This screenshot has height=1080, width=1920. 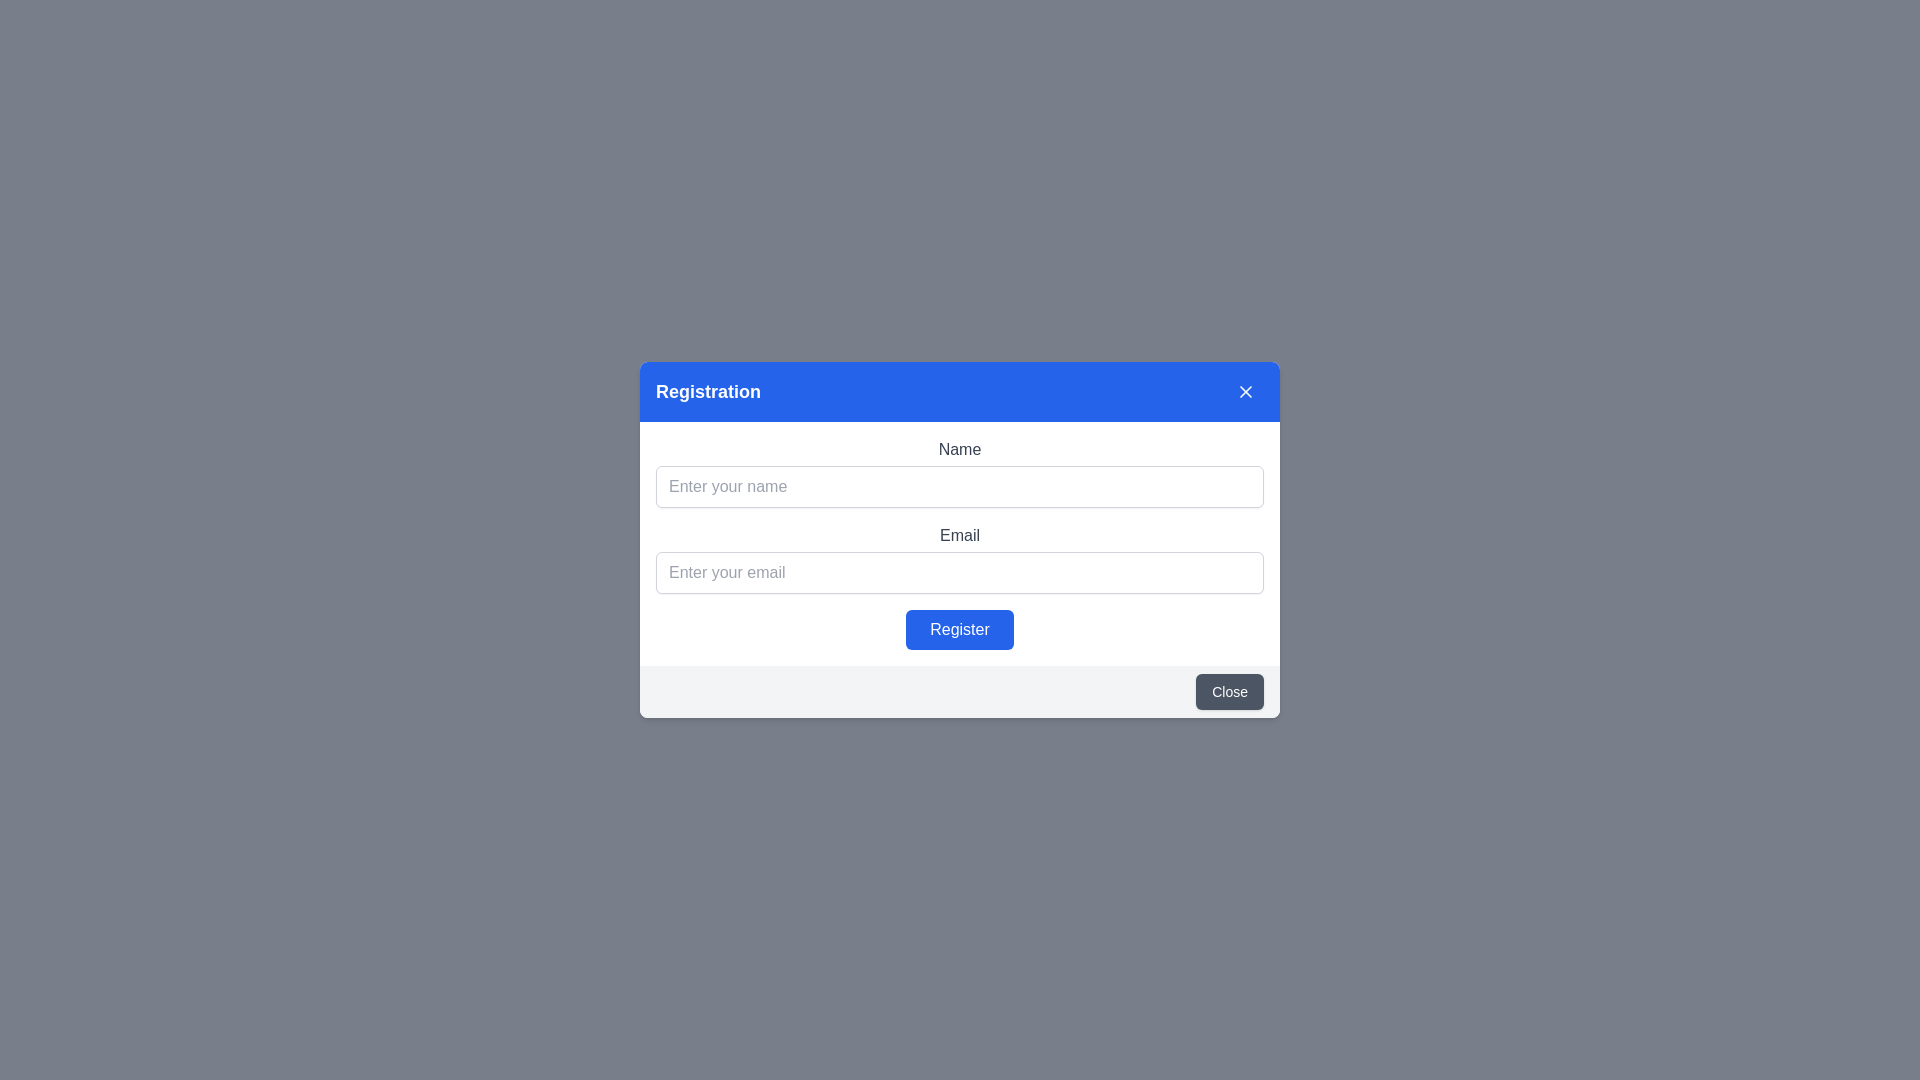 What do you see at coordinates (960, 450) in the screenshot?
I see `the 'Name' label that displays the text in a medium grayish font above the 'Enter your name' input field` at bounding box center [960, 450].